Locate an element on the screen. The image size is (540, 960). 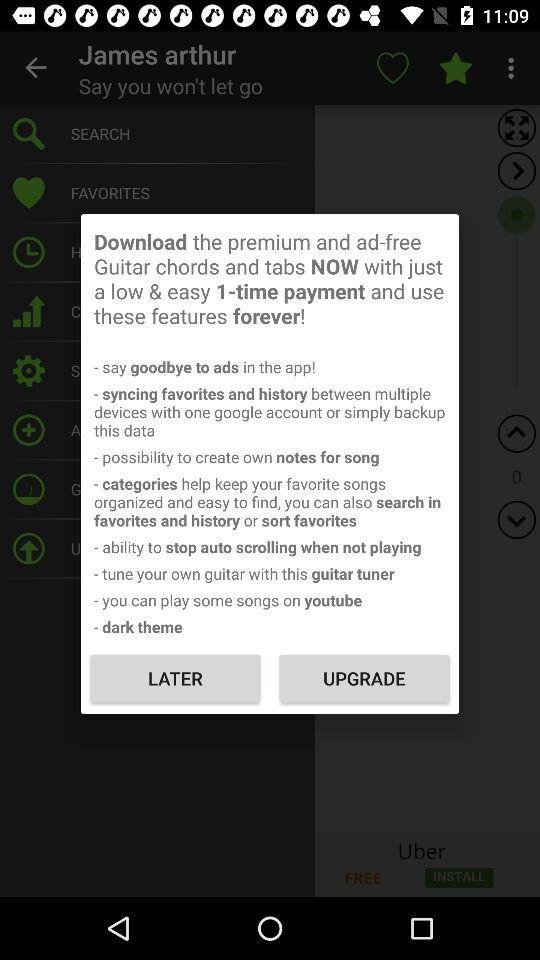
upgrade at the bottom right corner is located at coordinates (363, 678).